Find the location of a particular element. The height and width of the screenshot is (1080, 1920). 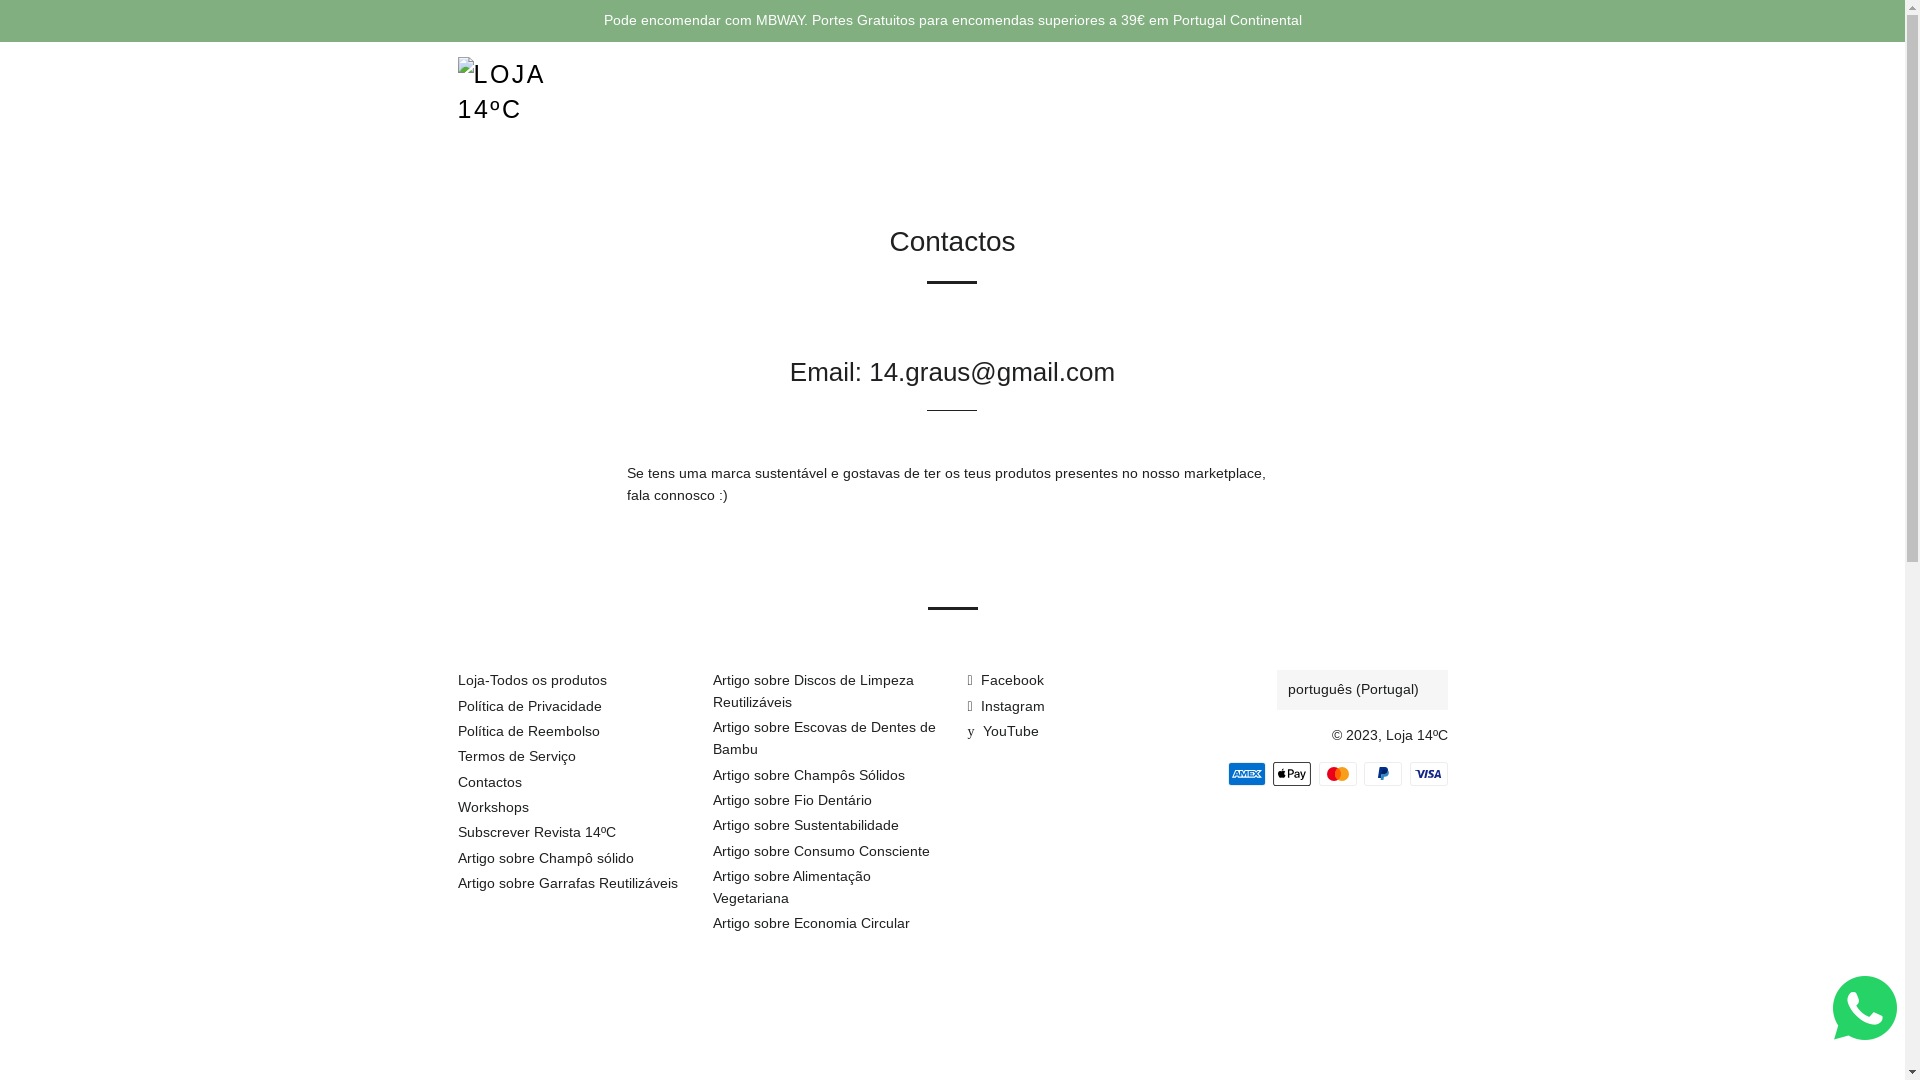

'Contactos' is located at coordinates (456, 781).